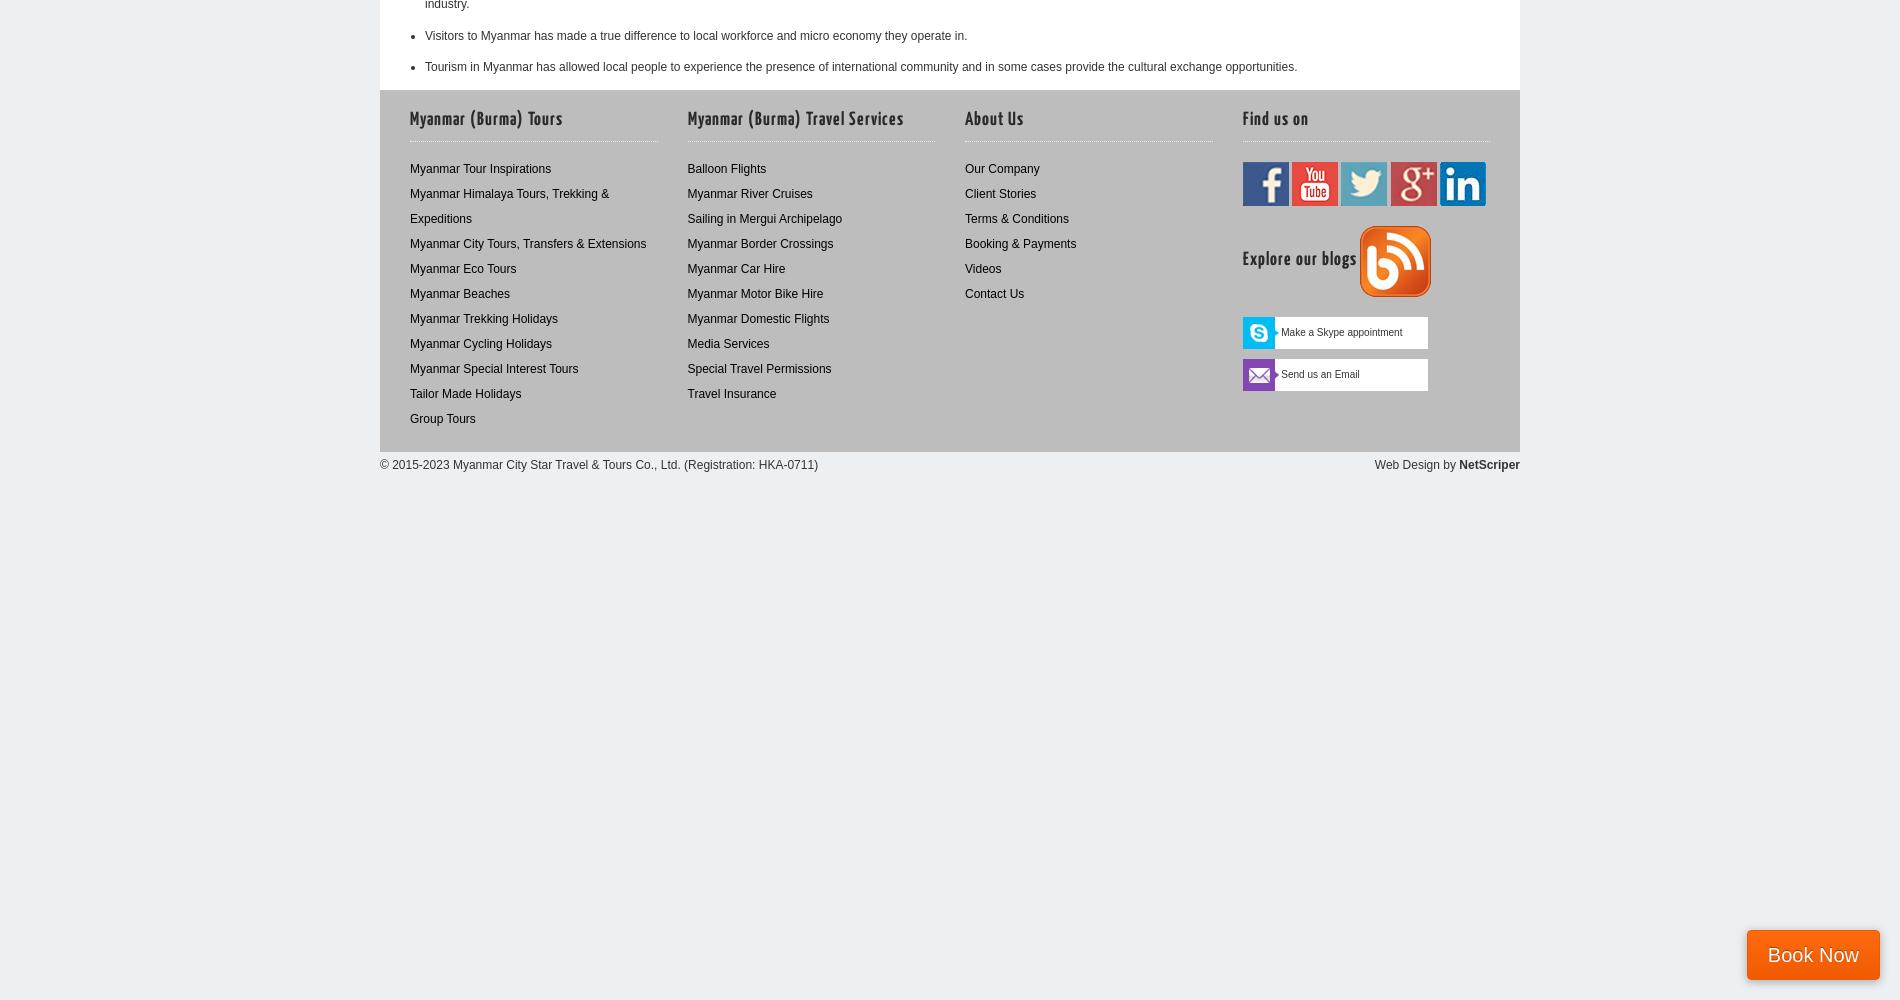  What do you see at coordinates (994, 294) in the screenshot?
I see `'Contact Us'` at bounding box center [994, 294].